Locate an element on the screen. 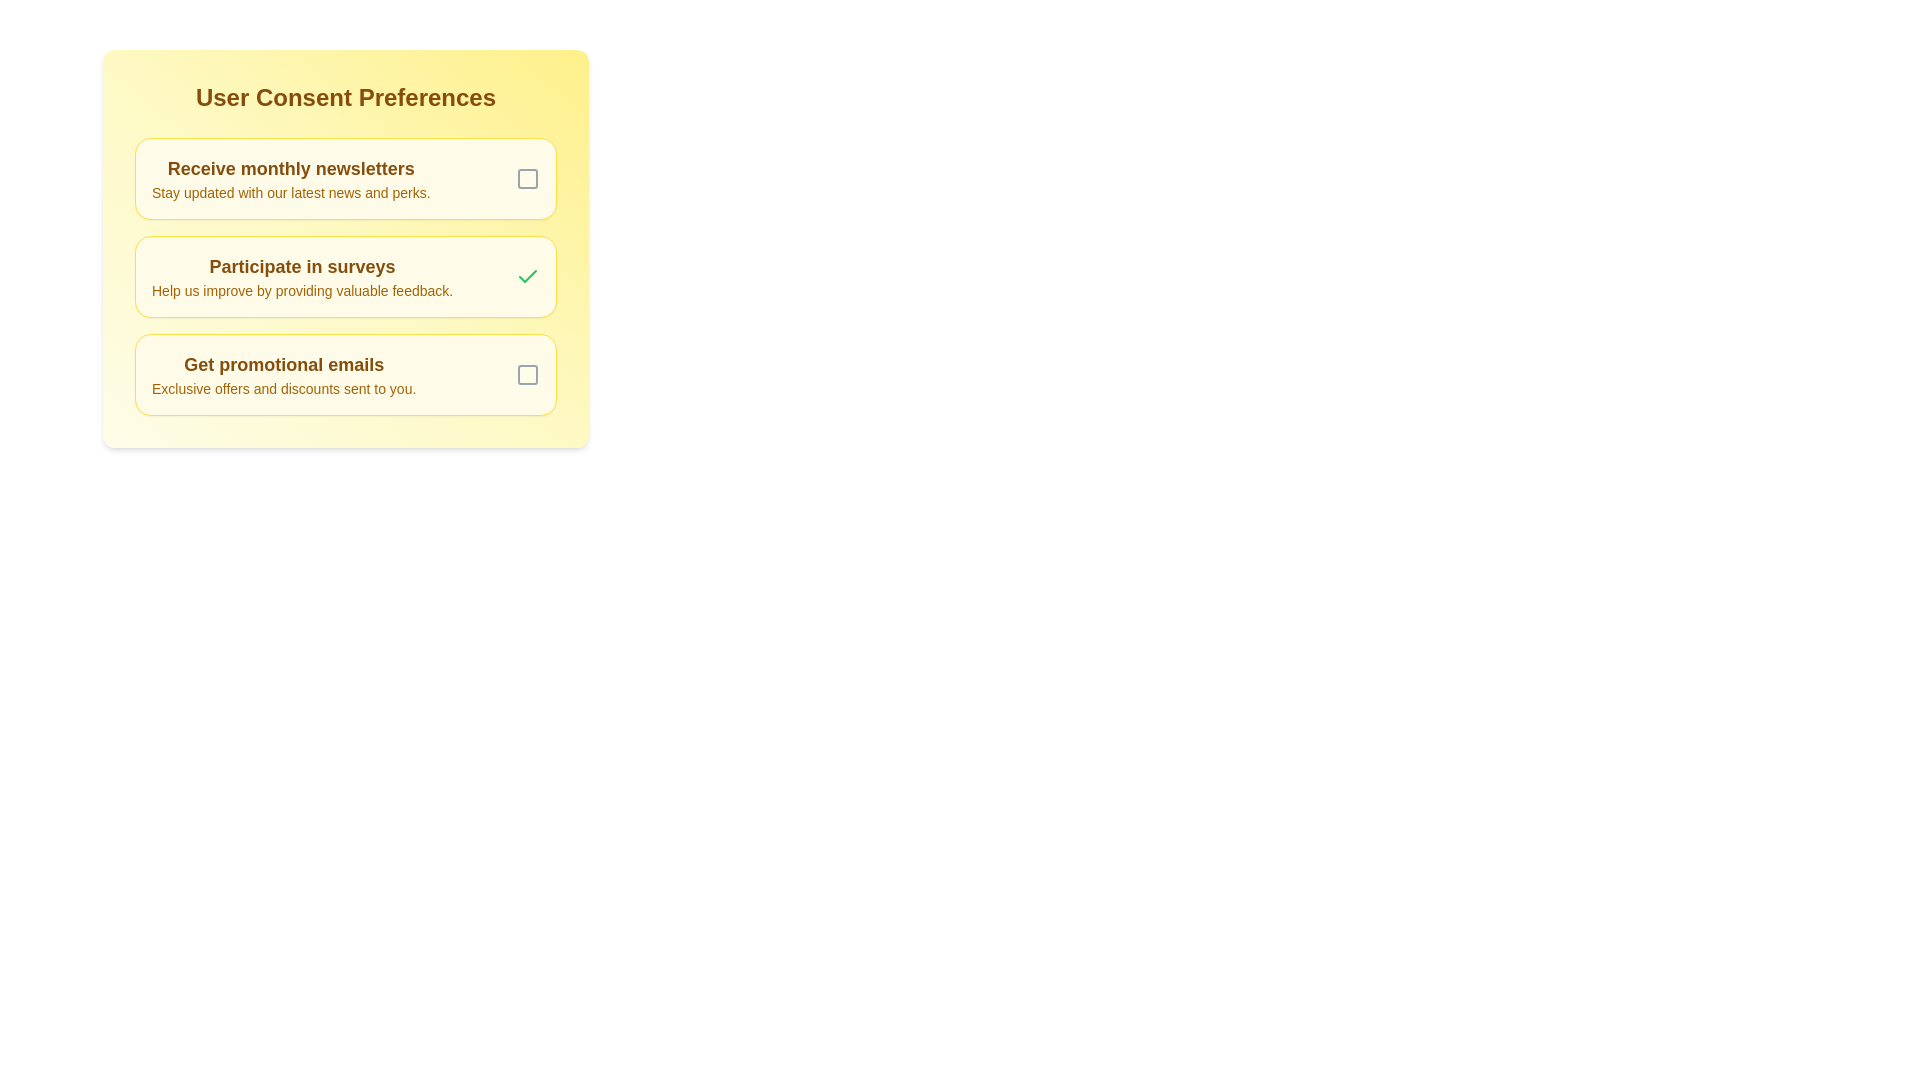 The image size is (1920, 1080). the checkbox located in the 'Receive monthly newsletters' section of the 'User Consent Preferences' panel is located at coordinates (528, 177).